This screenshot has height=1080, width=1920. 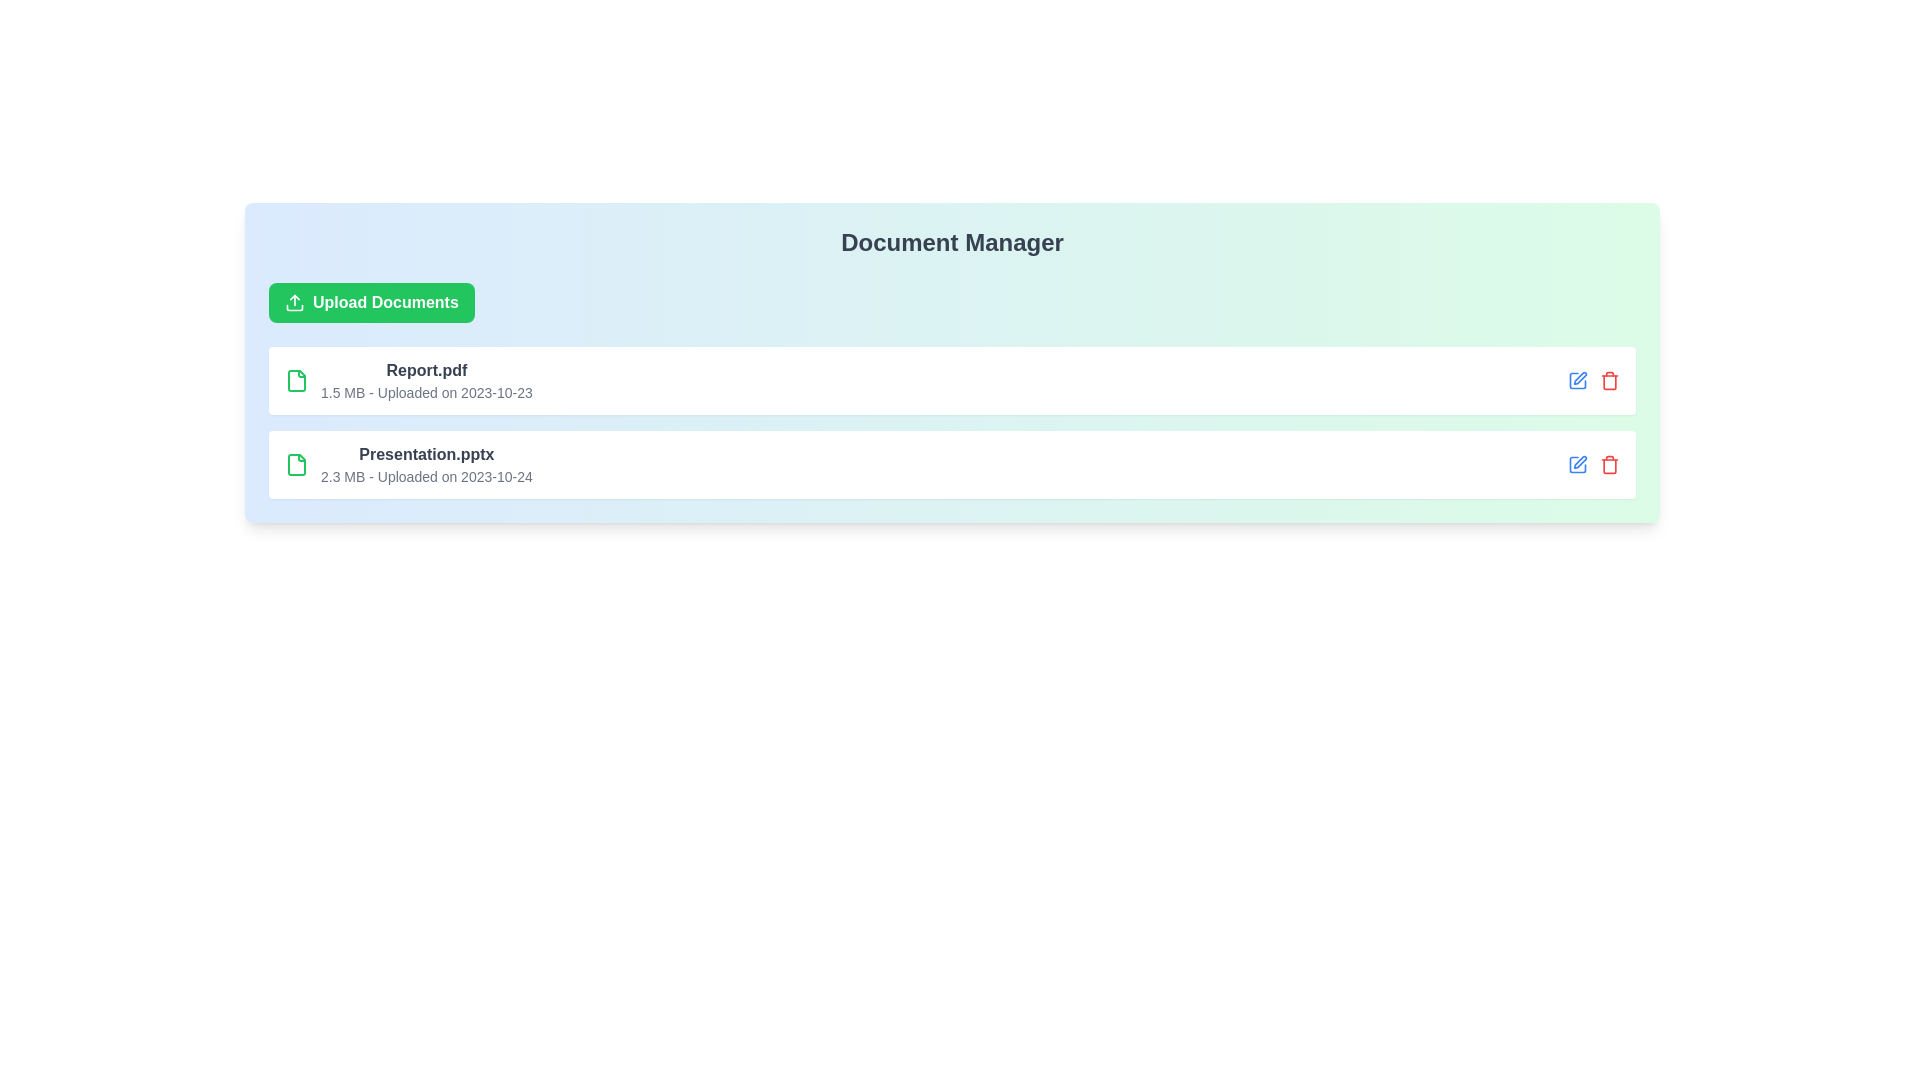 I want to click on the delete button located at the top-right corner of the second document entry, so click(x=1609, y=465).